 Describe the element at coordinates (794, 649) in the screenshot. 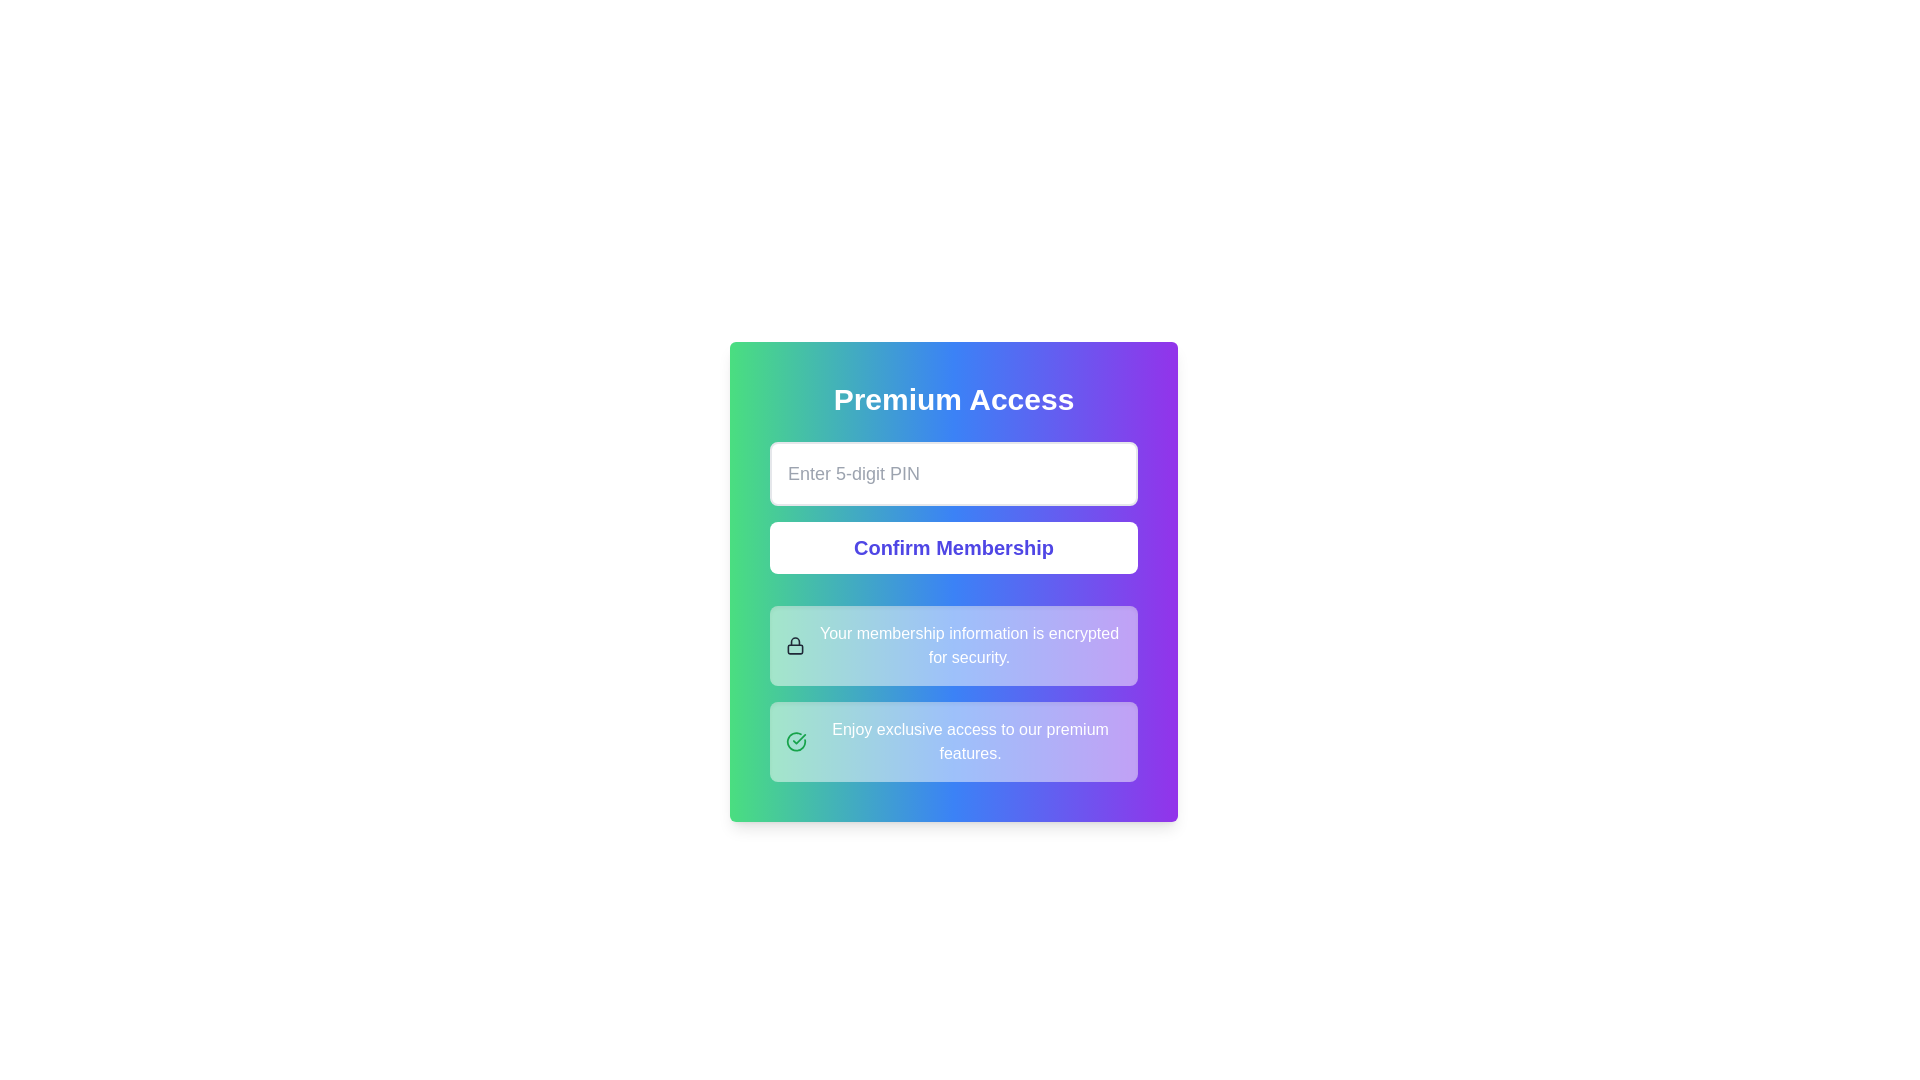

I see `the small rectangular component with rounded corners located towards the bottom-center of the lock icon in the second informational row of the card` at that location.